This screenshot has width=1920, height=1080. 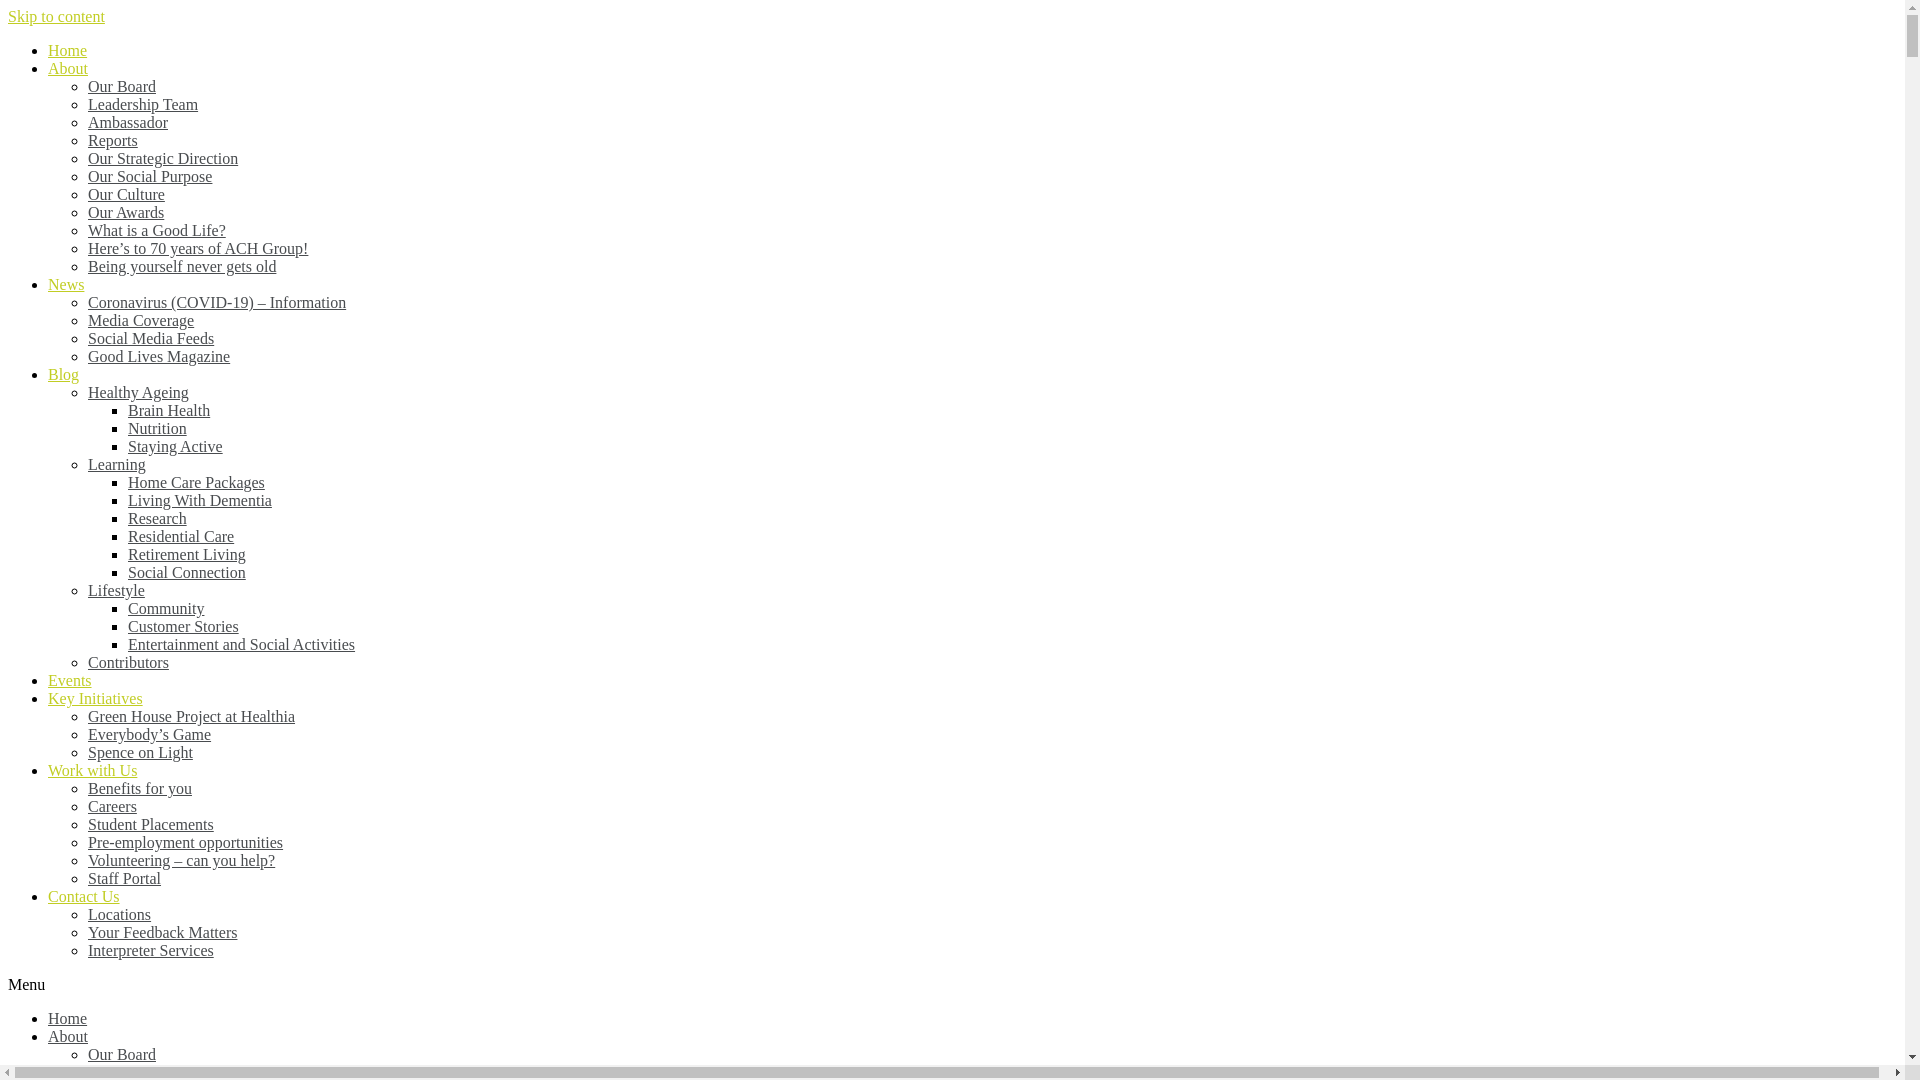 What do you see at coordinates (115, 464) in the screenshot?
I see `'Learning'` at bounding box center [115, 464].